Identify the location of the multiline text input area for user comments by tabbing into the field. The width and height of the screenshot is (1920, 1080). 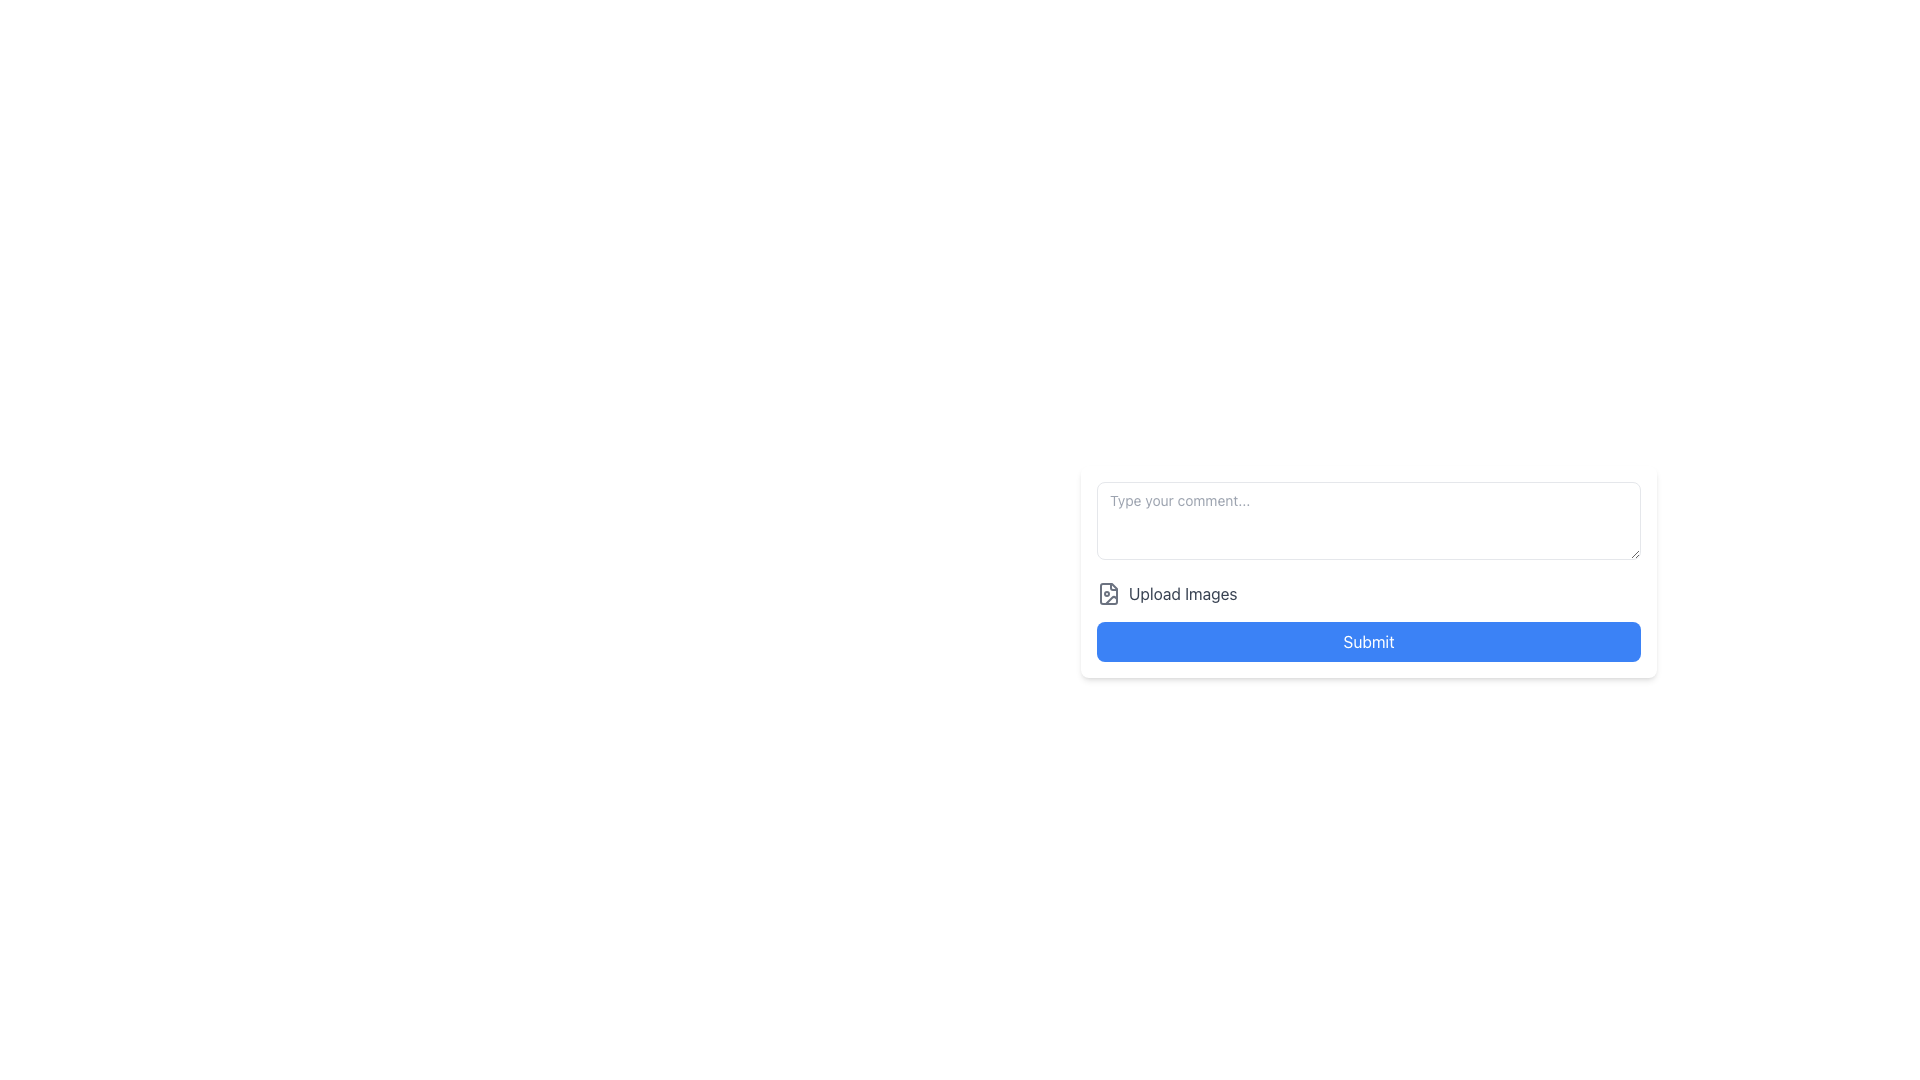
(1367, 519).